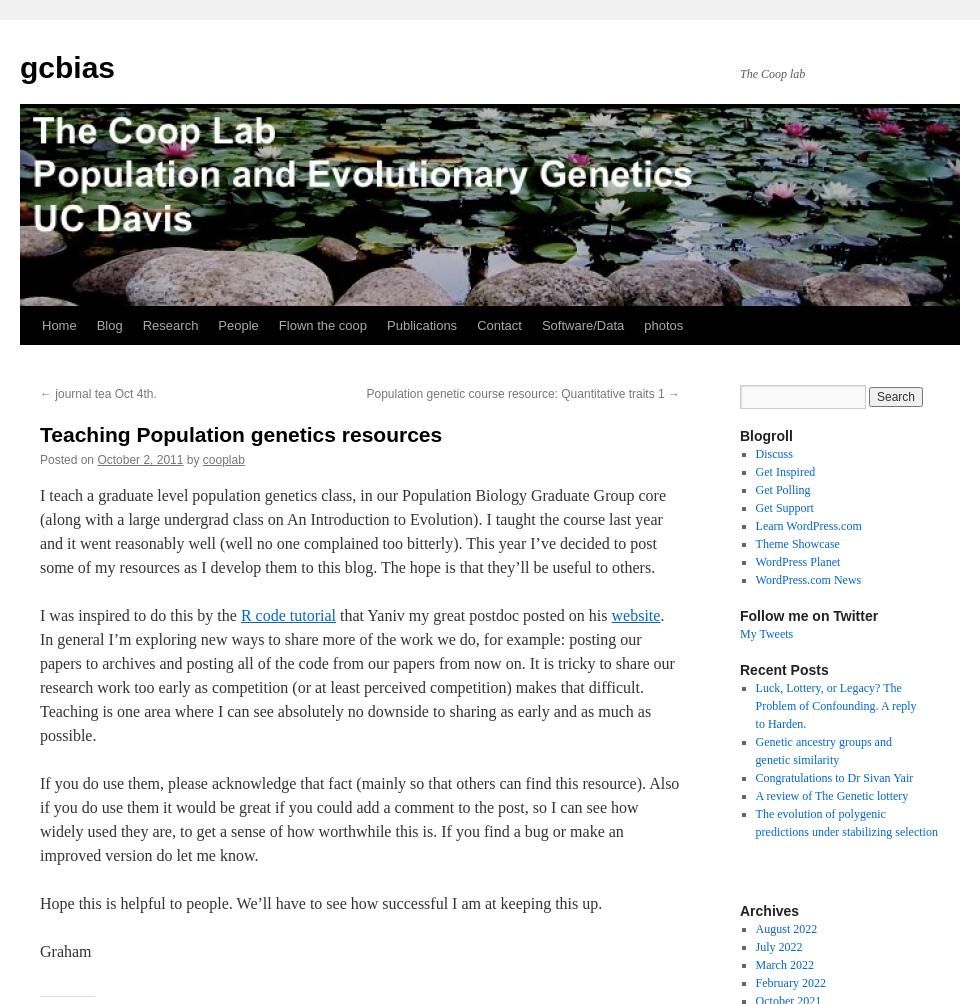 The image size is (980, 1004). What do you see at coordinates (808, 525) in the screenshot?
I see `'Learn WordPress.com'` at bounding box center [808, 525].